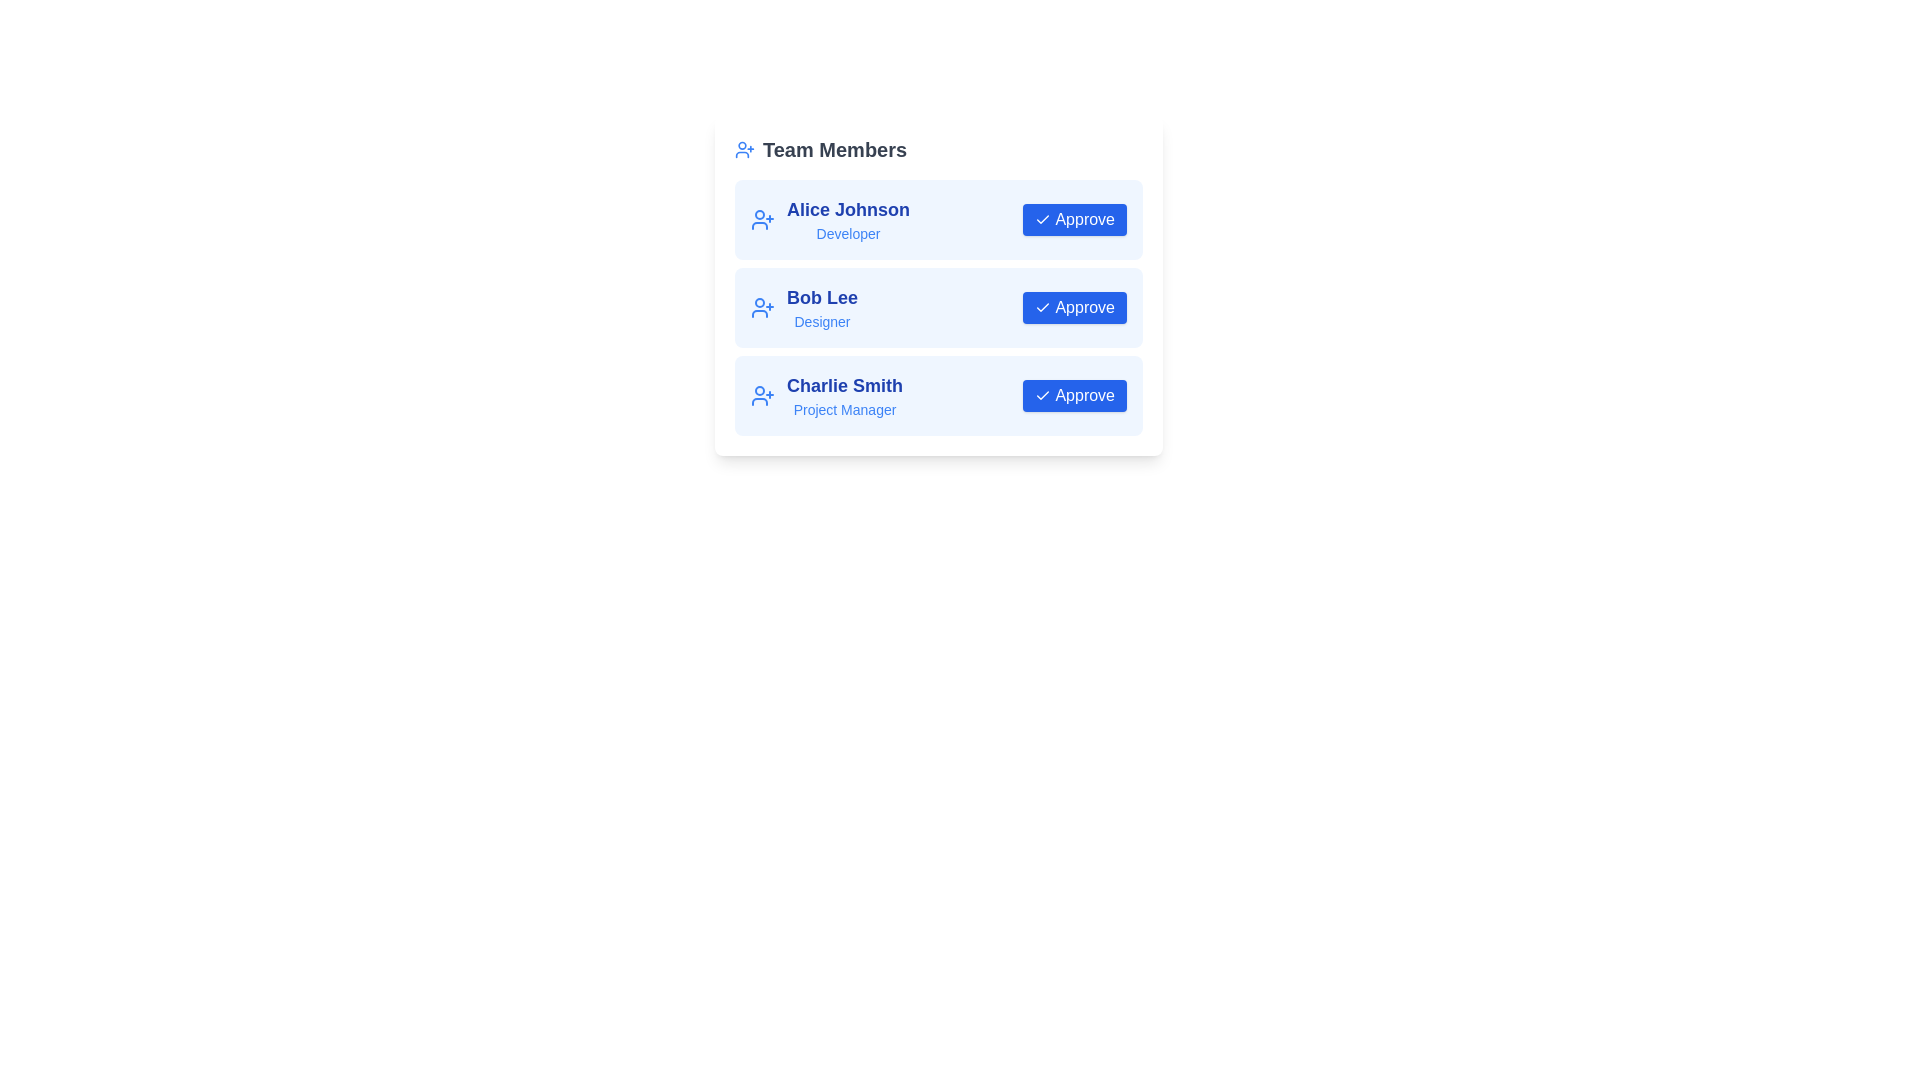 Image resolution: width=1920 pixels, height=1080 pixels. Describe the element at coordinates (1042, 396) in the screenshot. I see `the approval icon within the 'Approve' button for 'Charlie Smith', the third member in the 'Team Members' list` at that location.